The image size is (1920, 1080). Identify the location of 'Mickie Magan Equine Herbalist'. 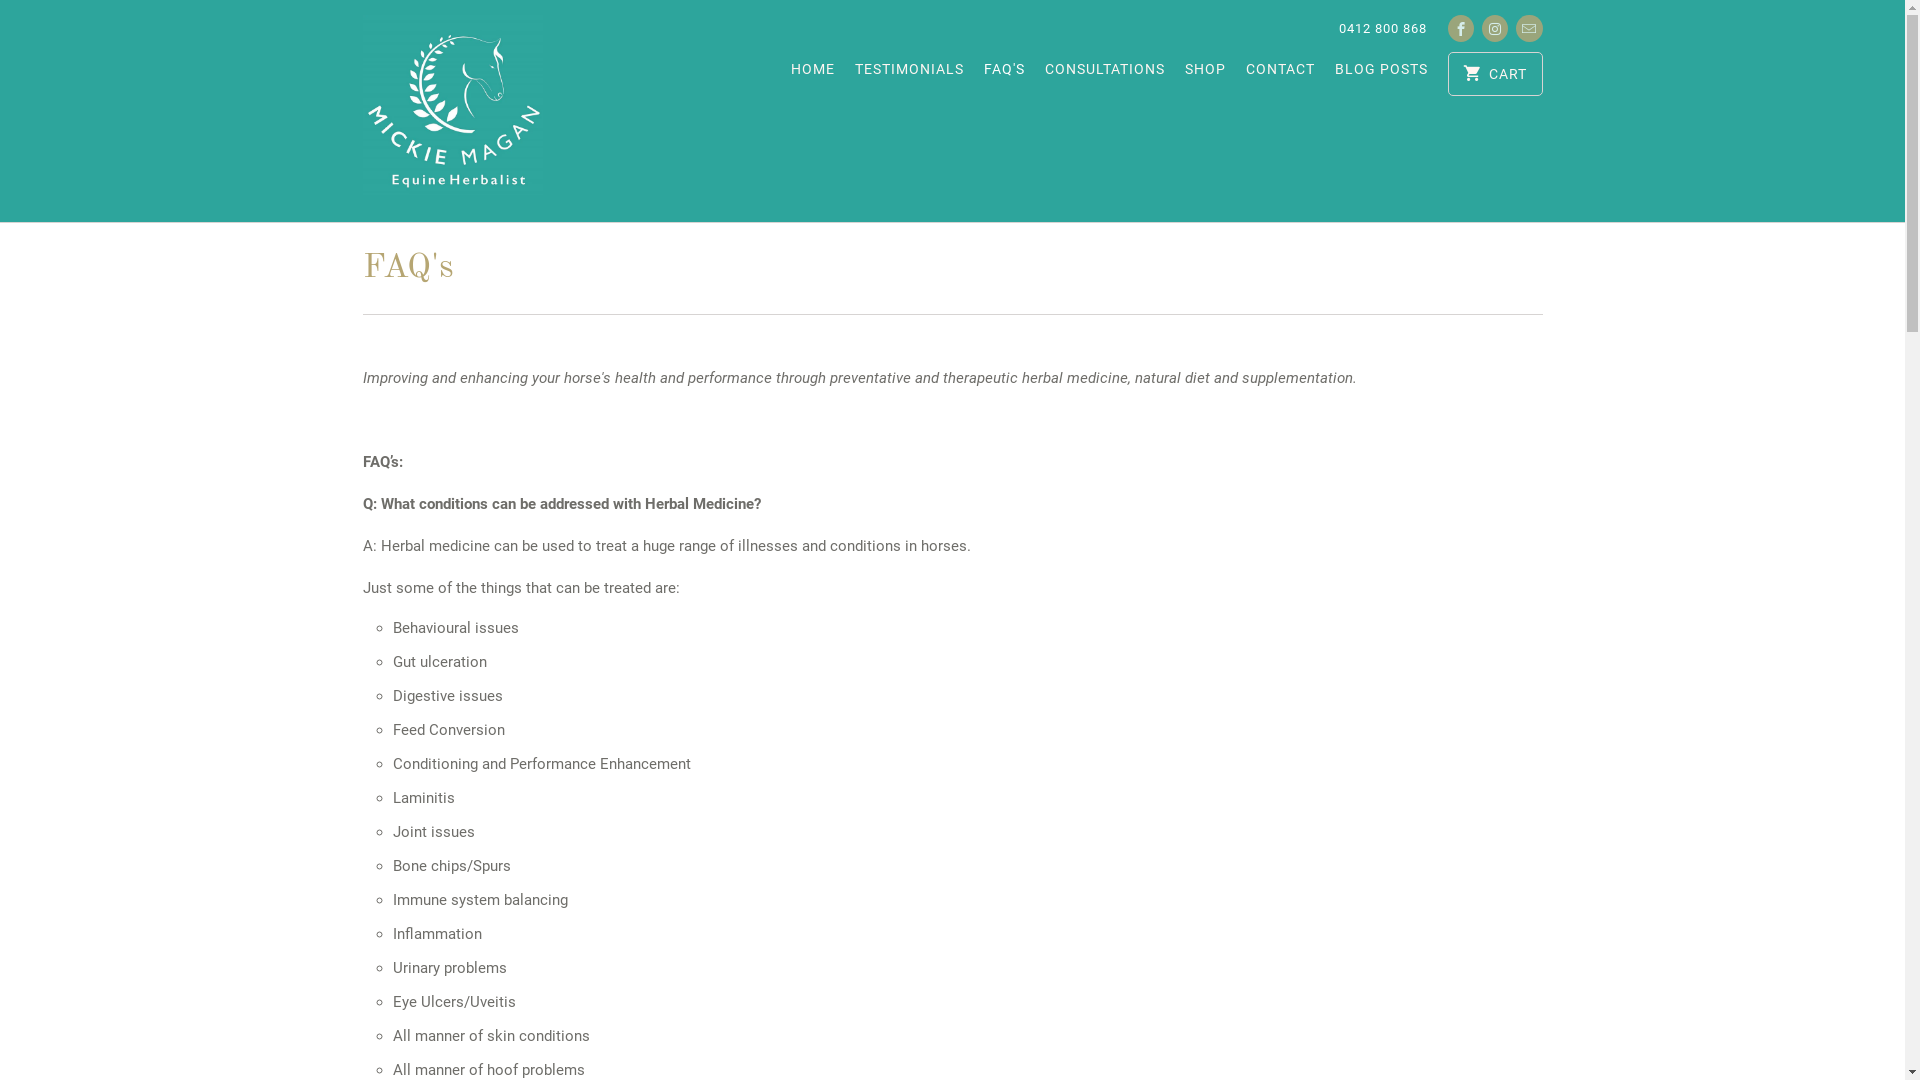
(450, 111).